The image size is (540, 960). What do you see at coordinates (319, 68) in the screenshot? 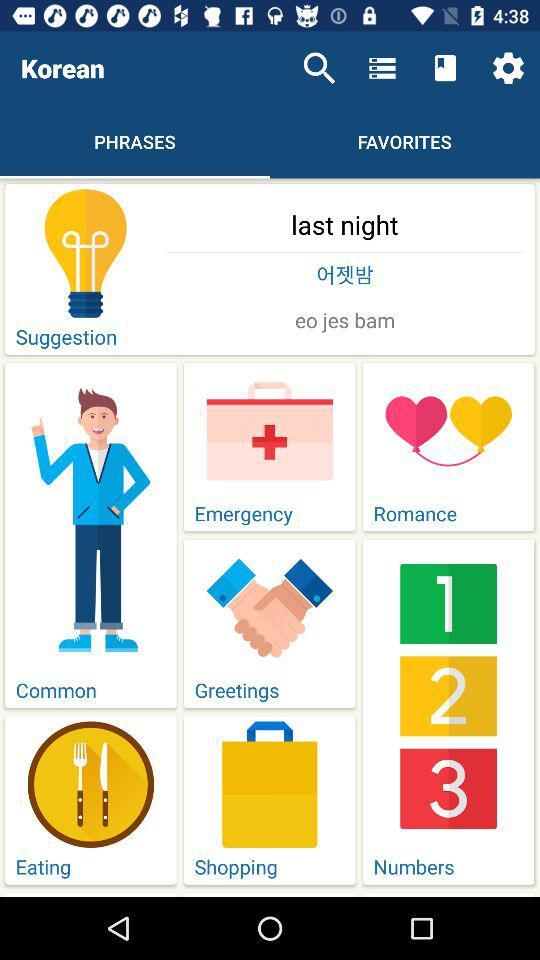
I see `icon next to the korean` at bounding box center [319, 68].